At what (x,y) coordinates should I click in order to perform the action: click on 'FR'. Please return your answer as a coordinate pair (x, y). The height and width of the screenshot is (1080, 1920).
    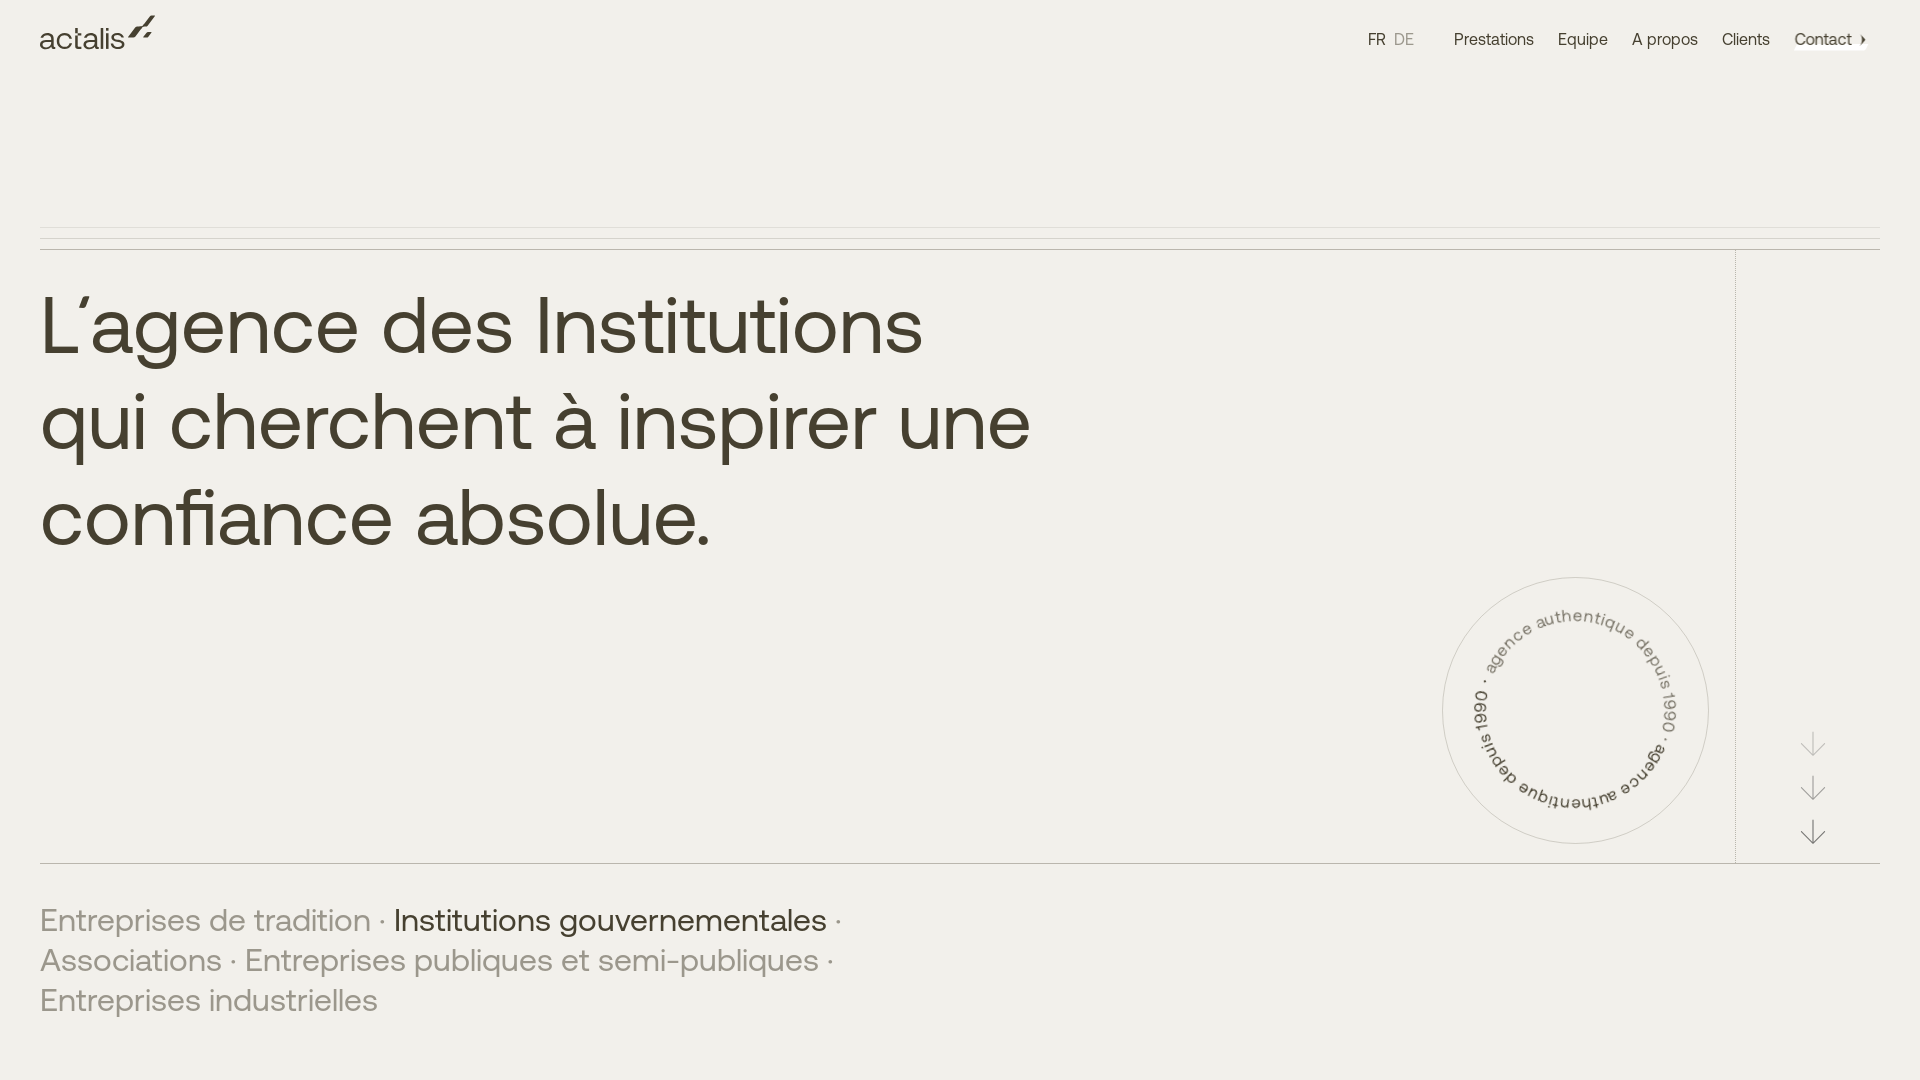
    Looking at the image, I should click on (1376, 39).